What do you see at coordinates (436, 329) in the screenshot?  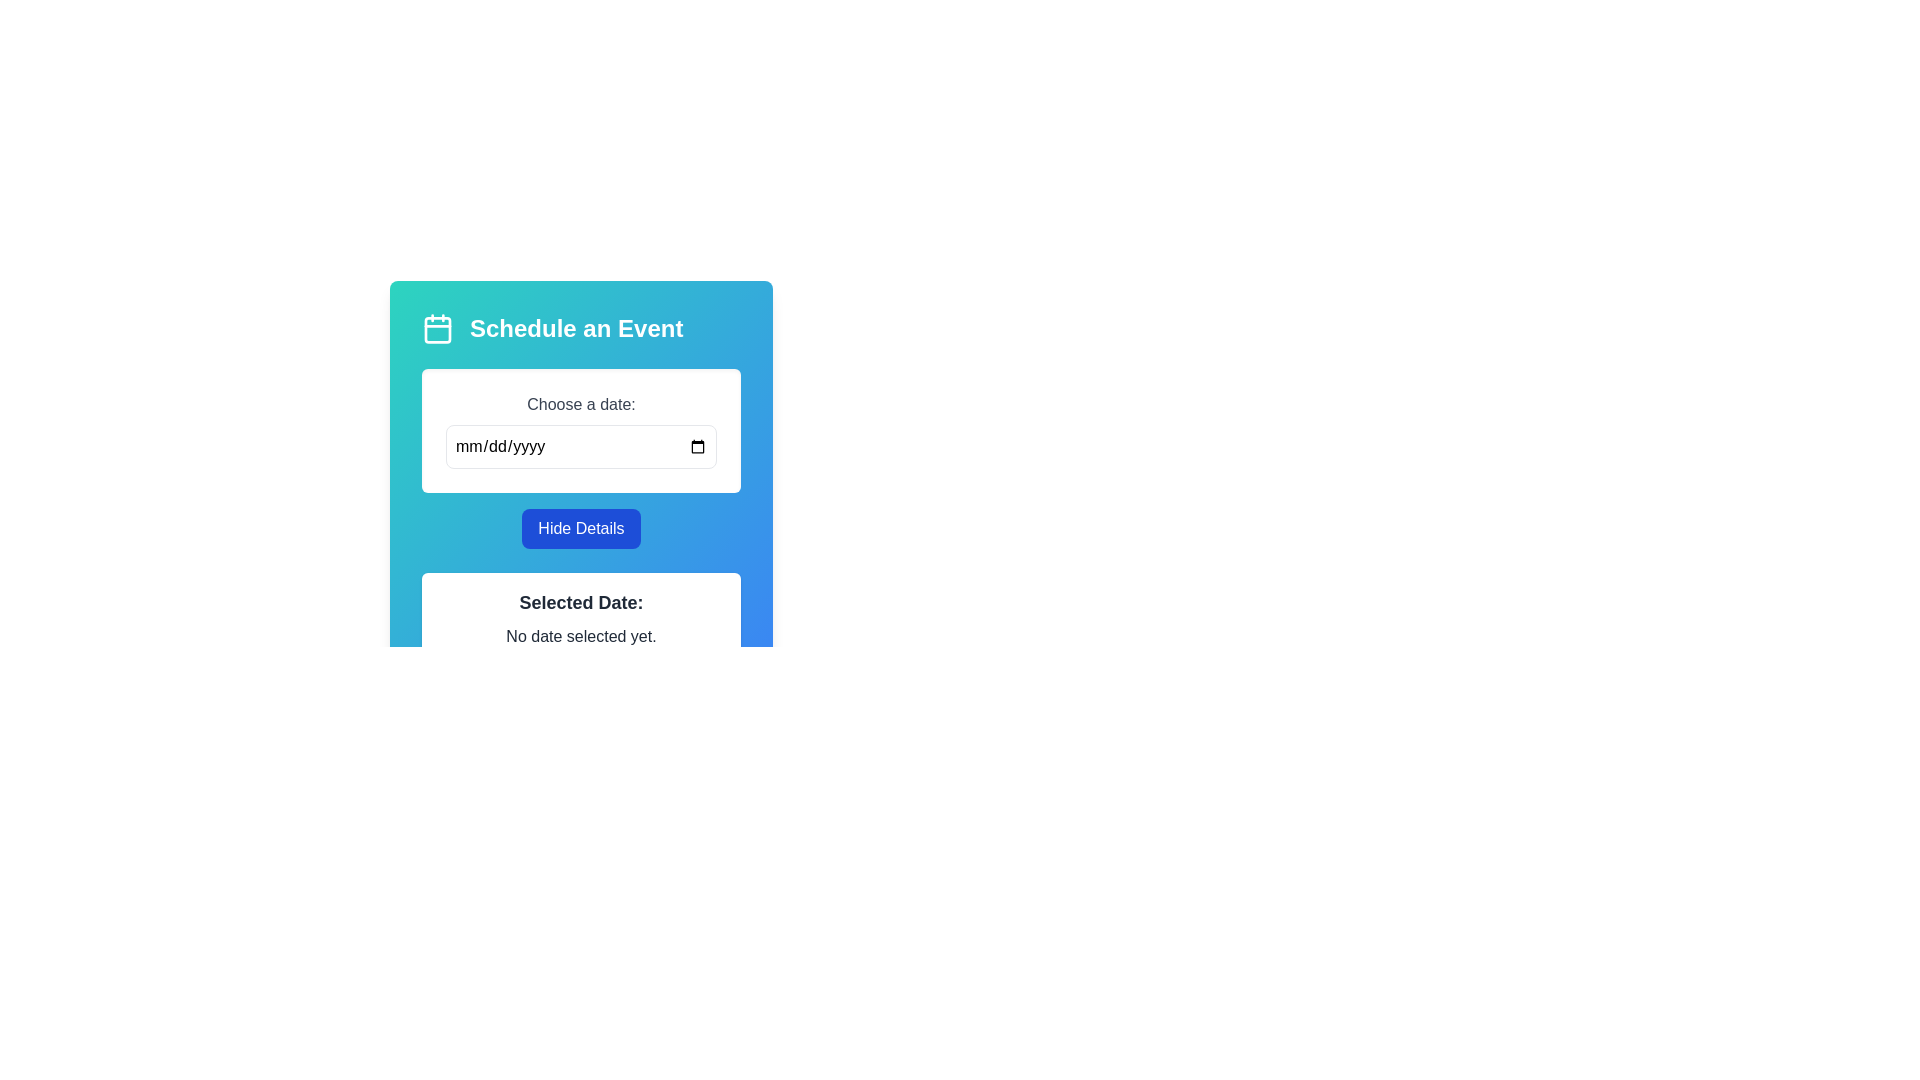 I see `the SVG rectangle element that is part of the calendar icon located in the top-left section of the interface, next to the title 'Schedule an Event'` at bounding box center [436, 329].